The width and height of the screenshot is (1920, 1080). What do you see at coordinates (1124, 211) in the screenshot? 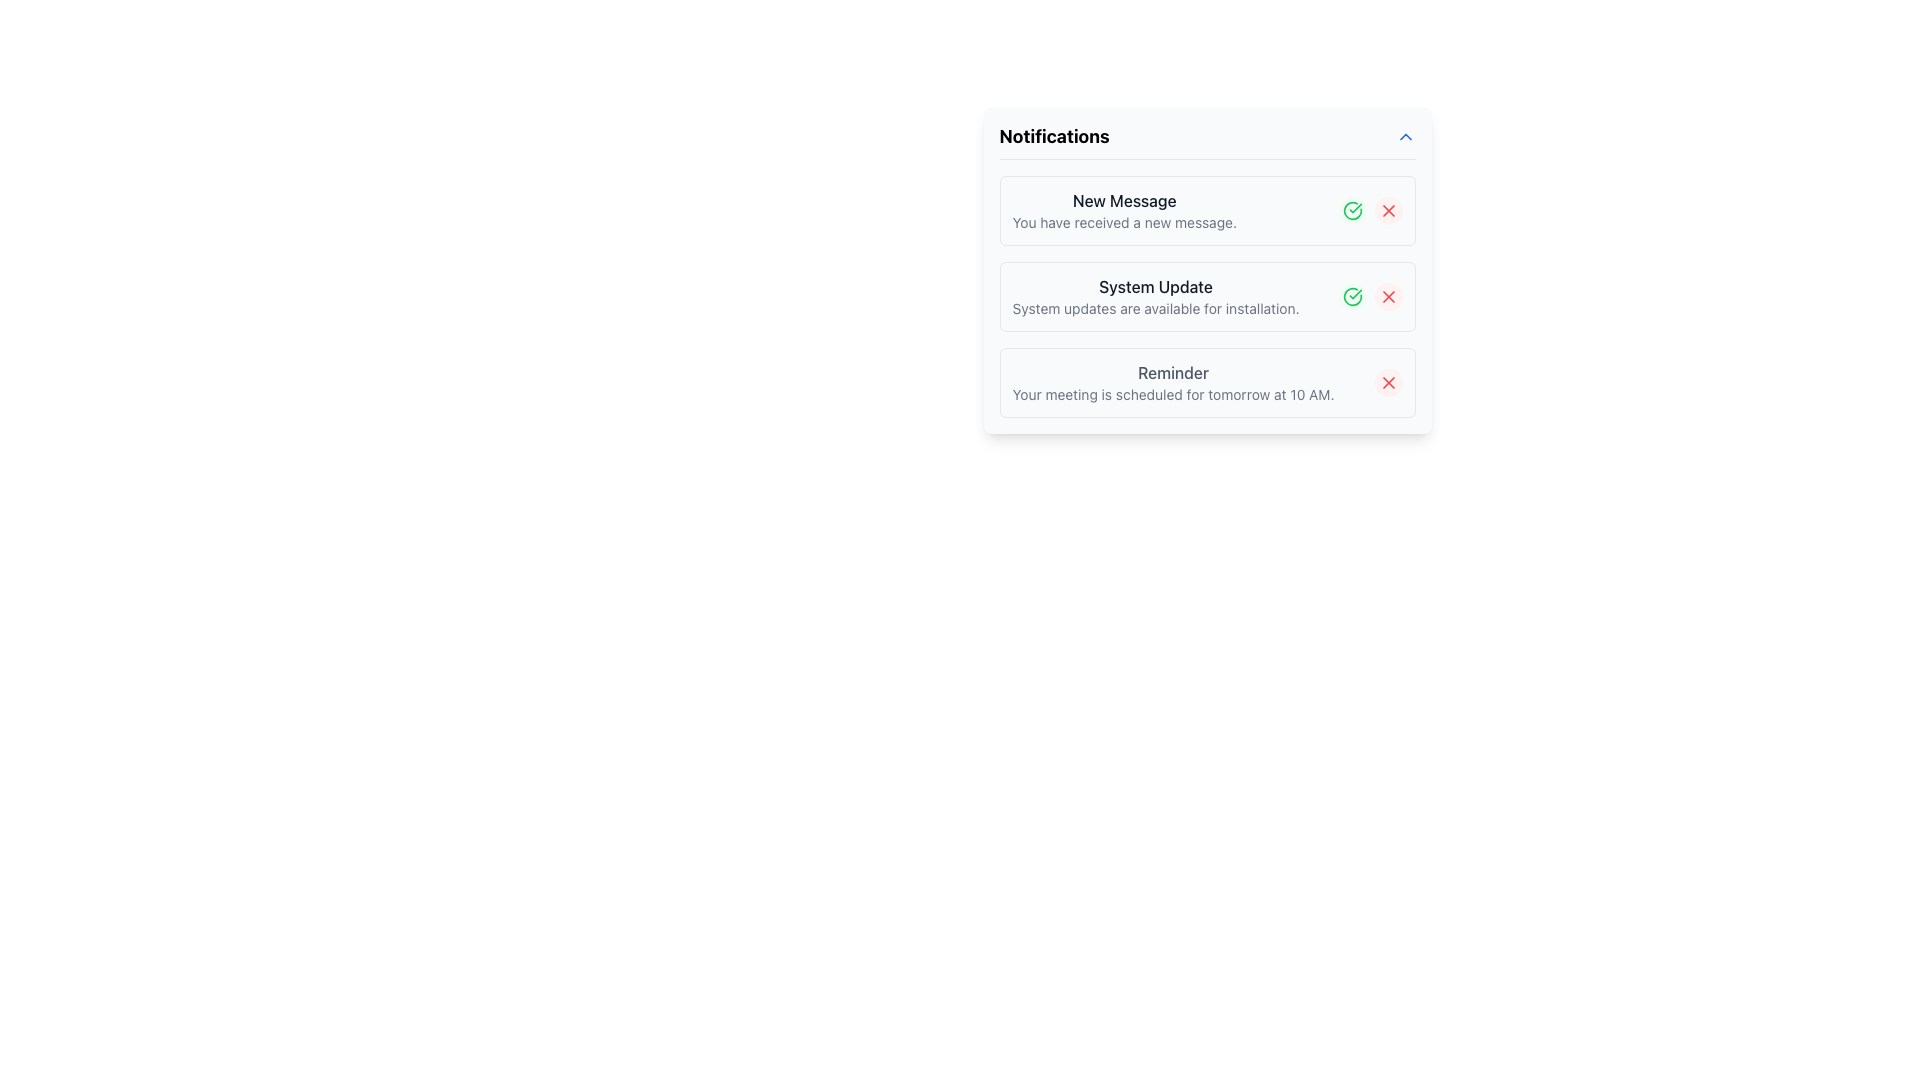
I see `the Notification Text Content located at the top part of the notification list, inside the first notification item to access related elements` at bounding box center [1124, 211].